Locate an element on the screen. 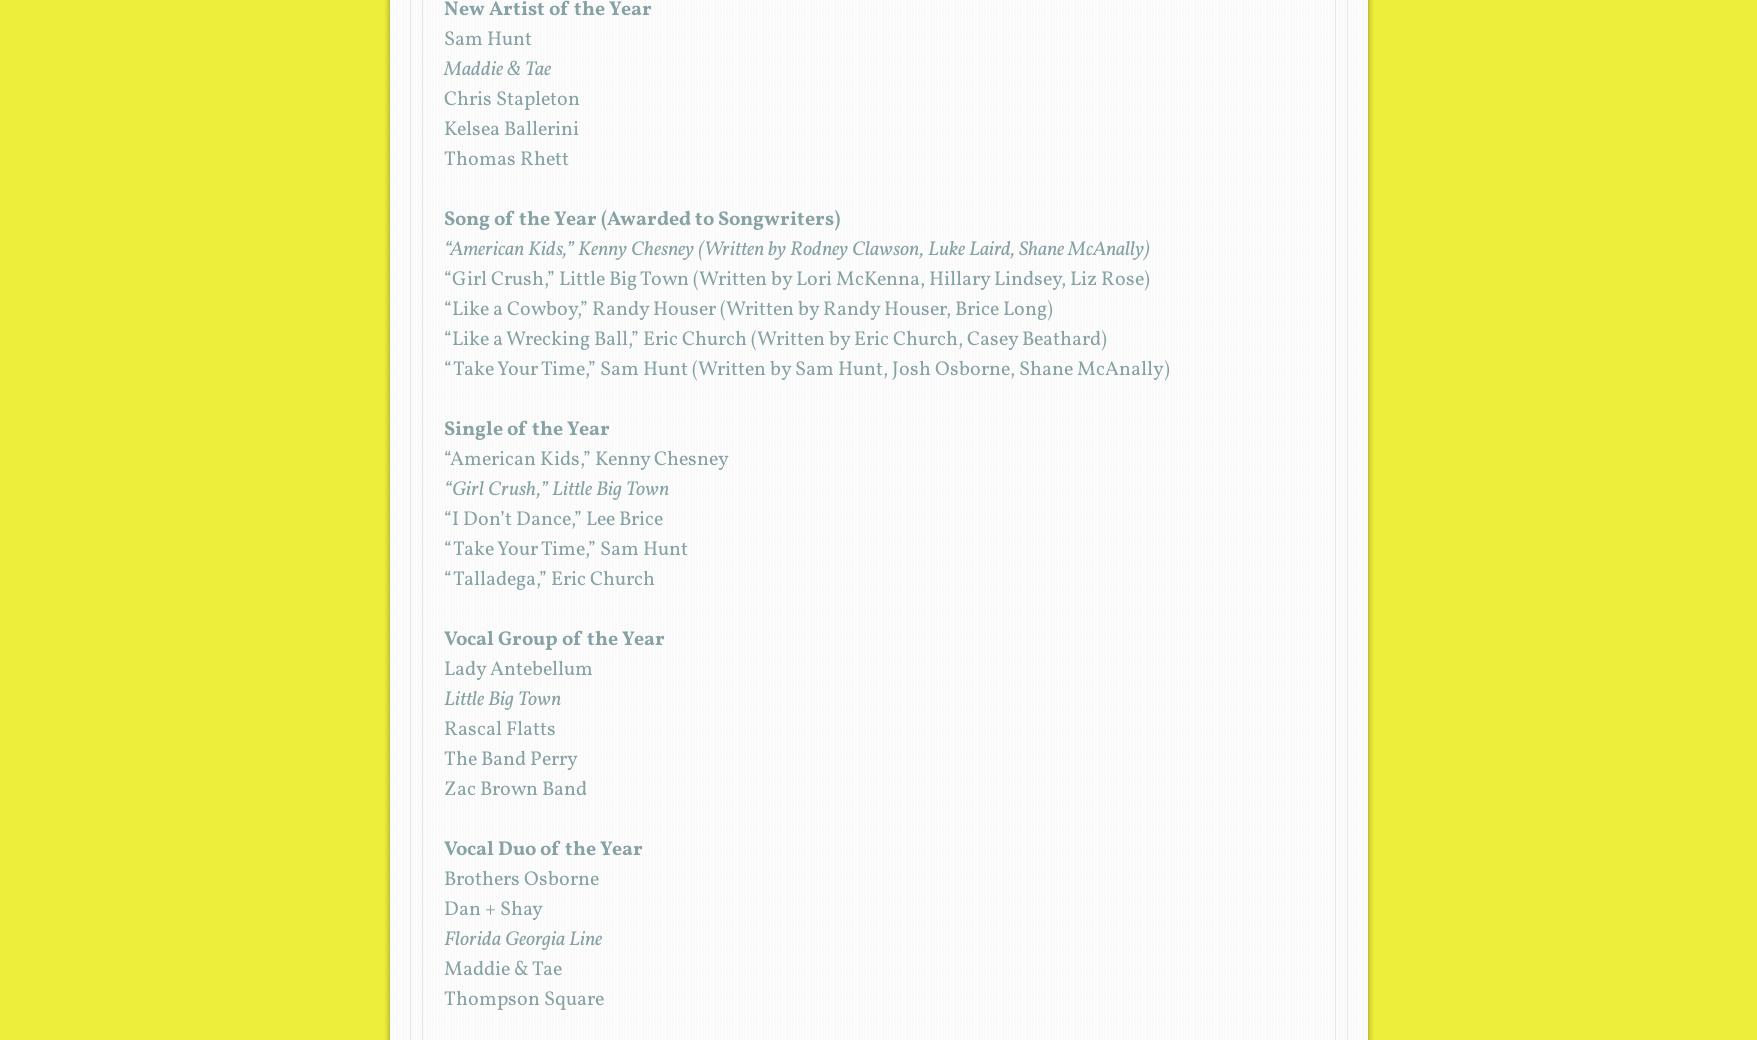  '“American Kids,” Kenny Chesney' is located at coordinates (585, 459).